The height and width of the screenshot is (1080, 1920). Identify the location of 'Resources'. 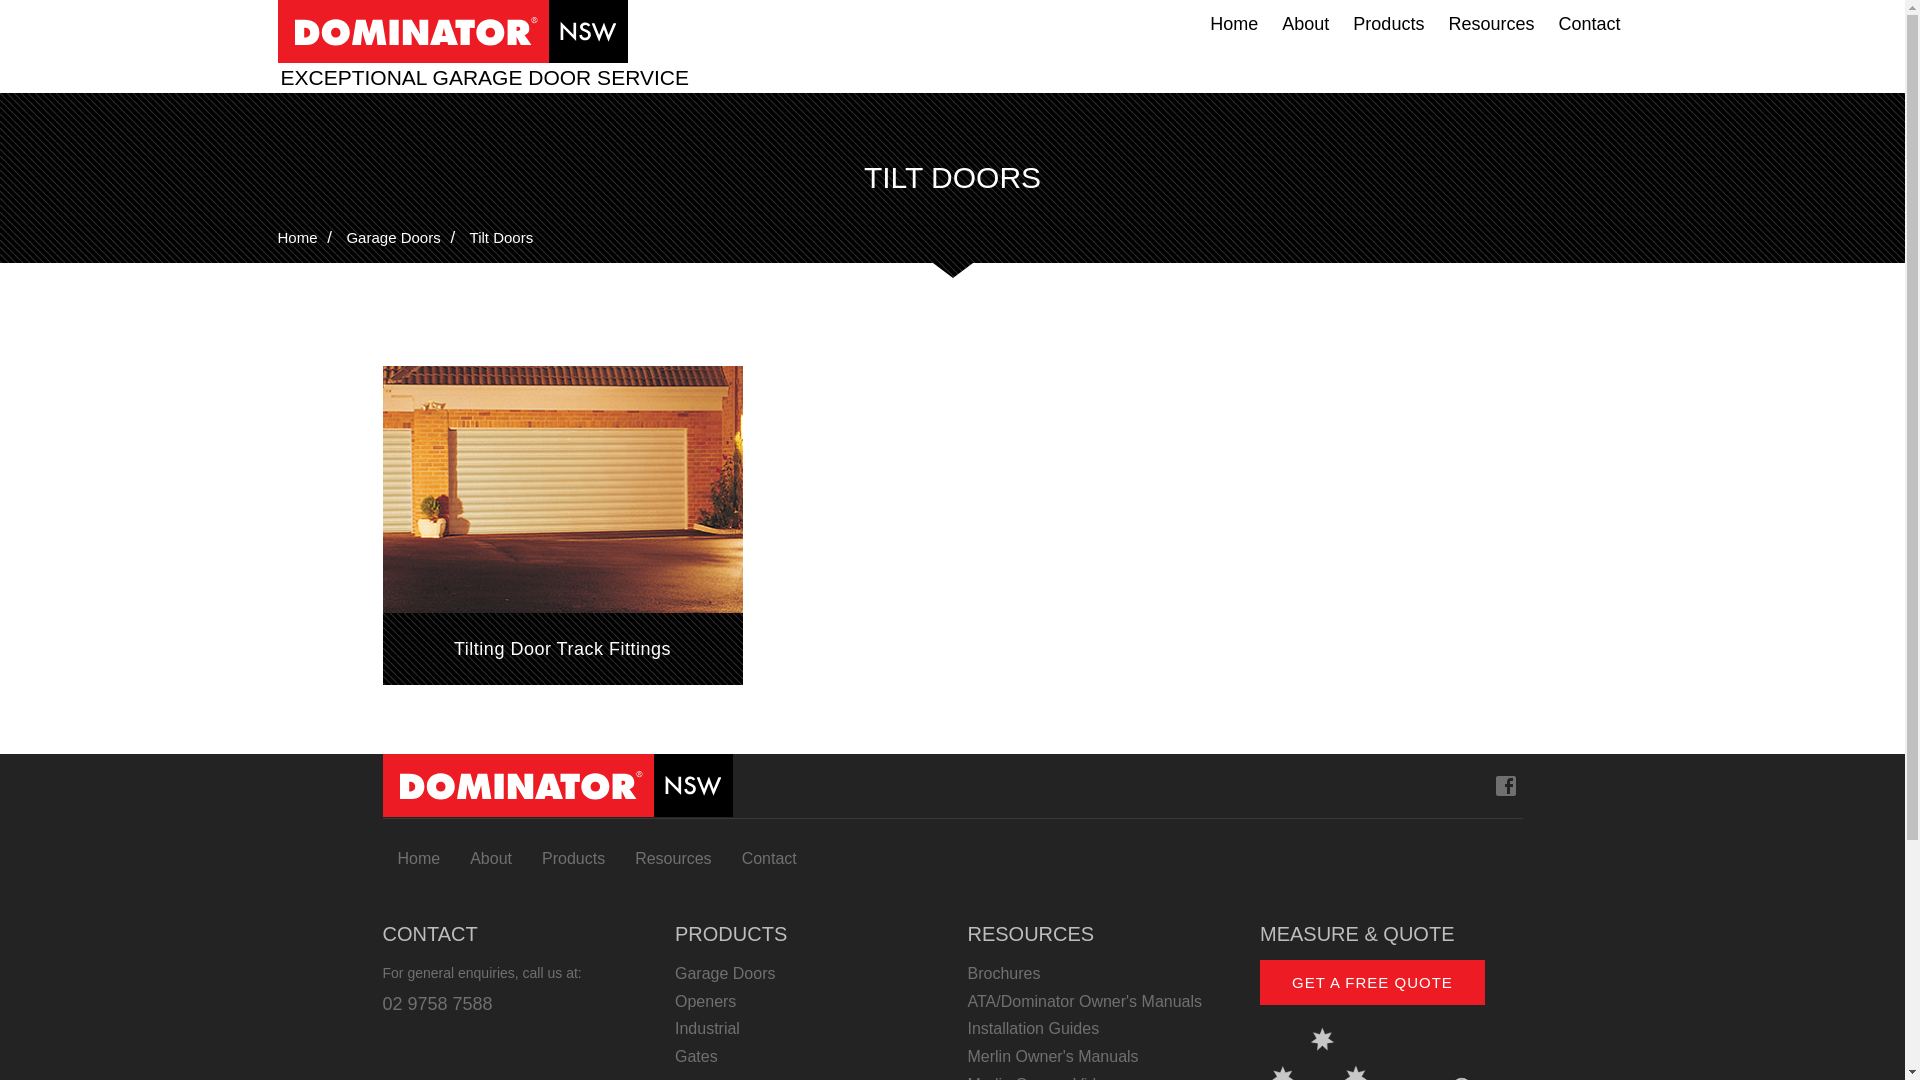
(672, 858).